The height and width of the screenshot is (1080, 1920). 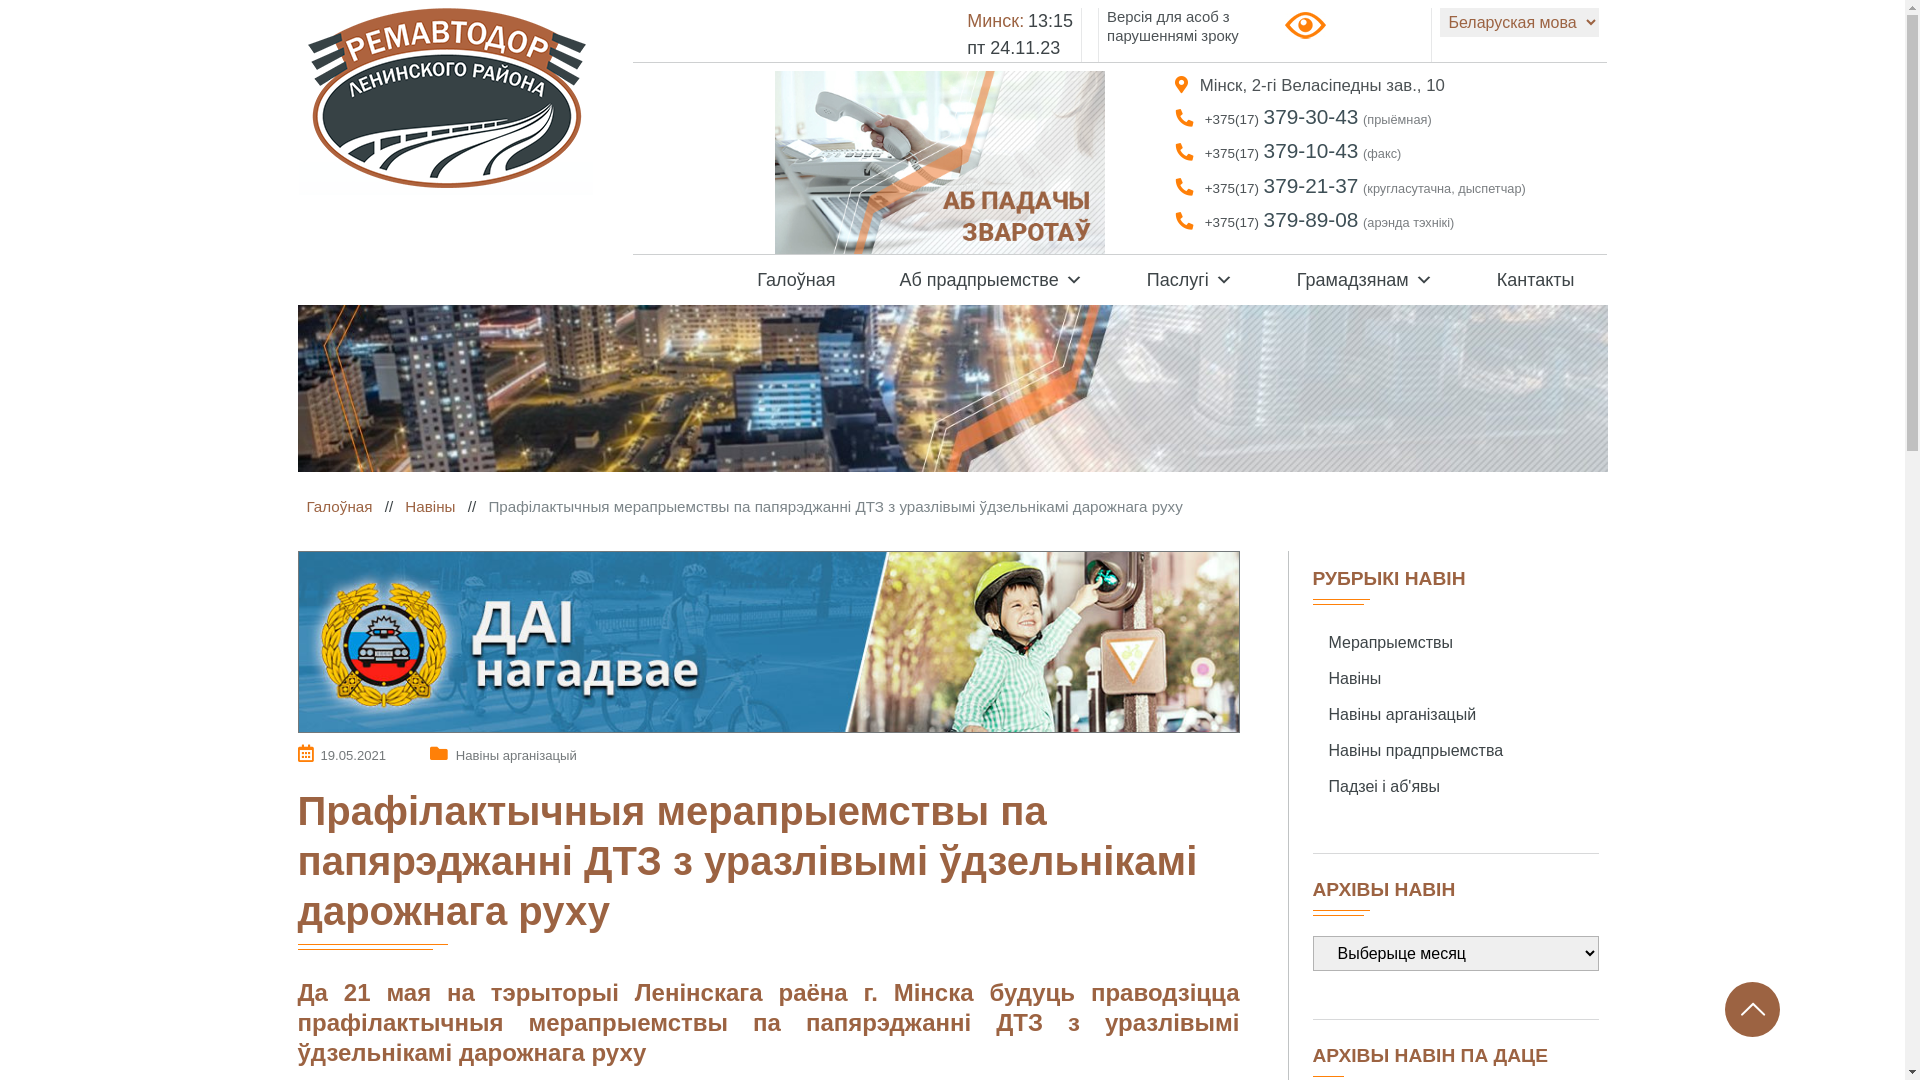 I want to click on '13:15', so click(x=1049, y=20).